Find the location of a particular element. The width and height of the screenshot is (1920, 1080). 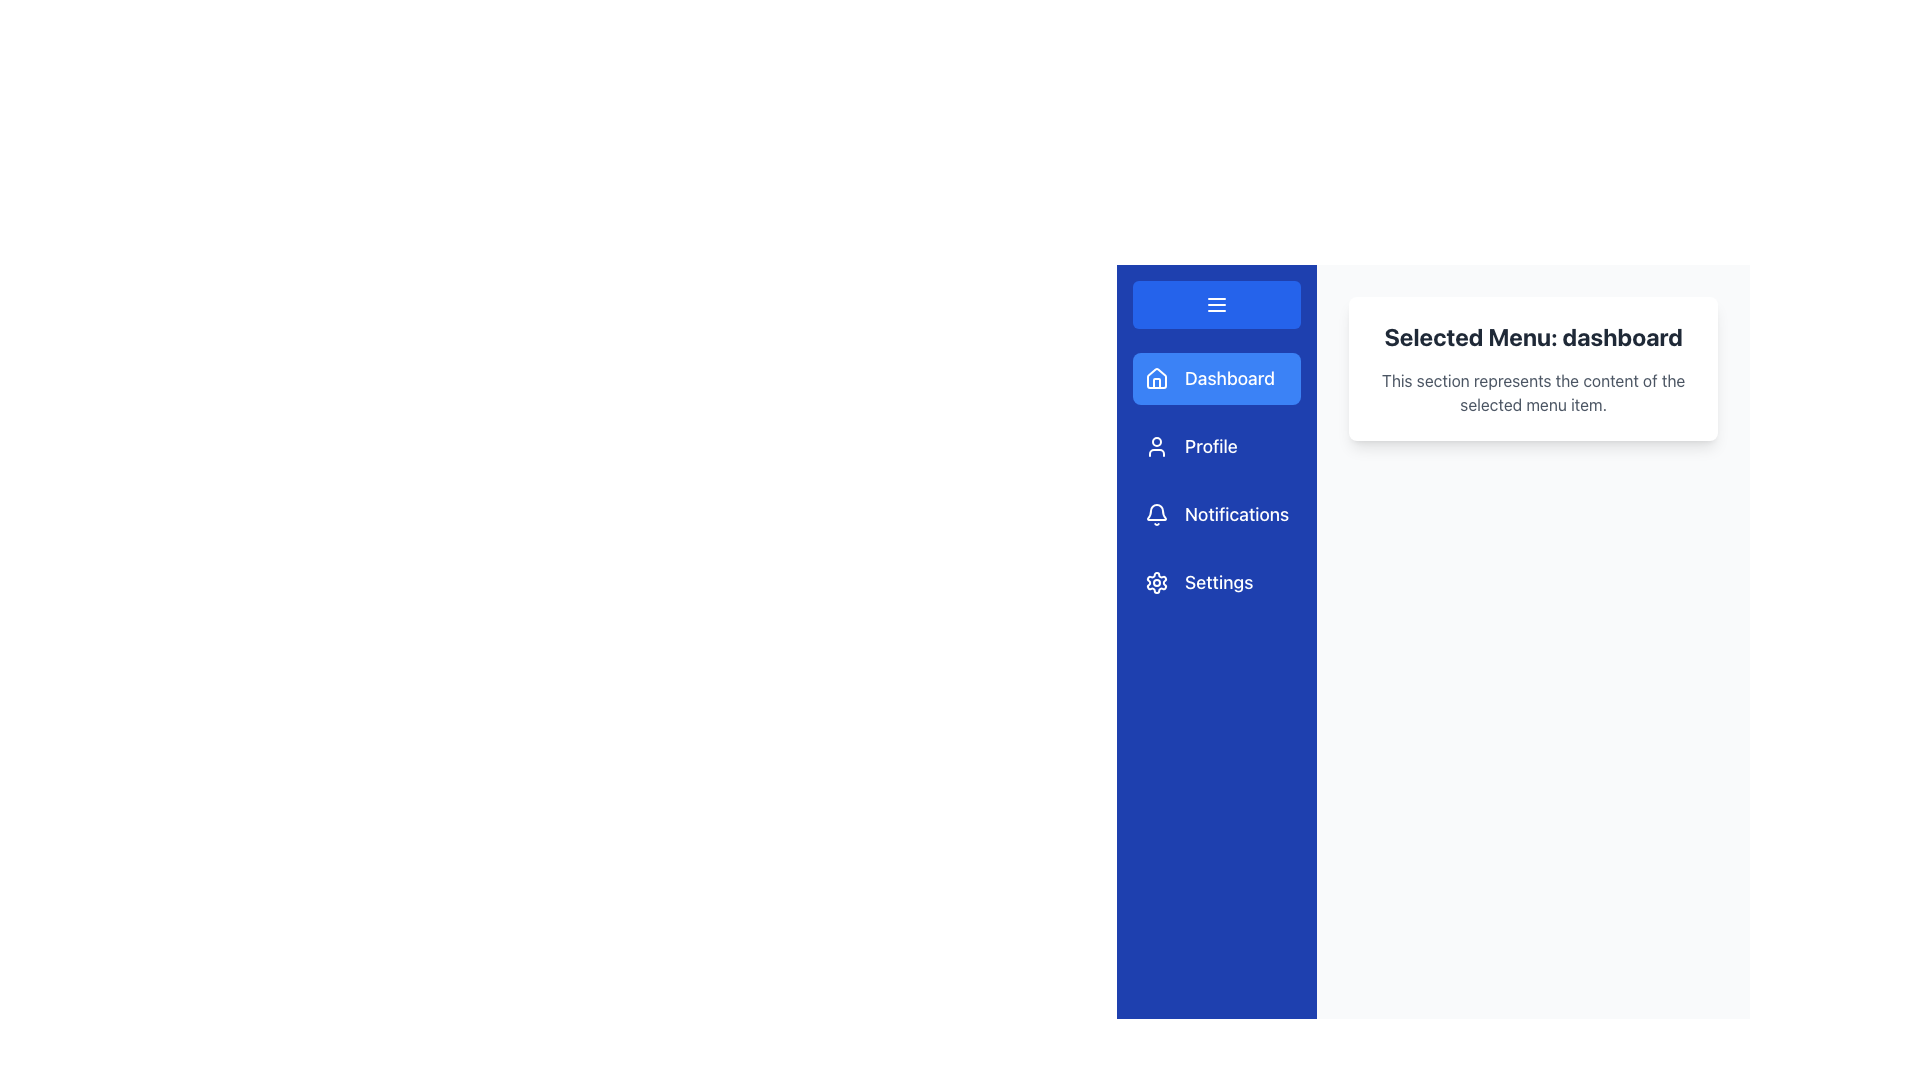

the gear icon representing the Settings menu option located at the bottom of the vertical menu in the left sidebar is located at coordinates (1156, 582).